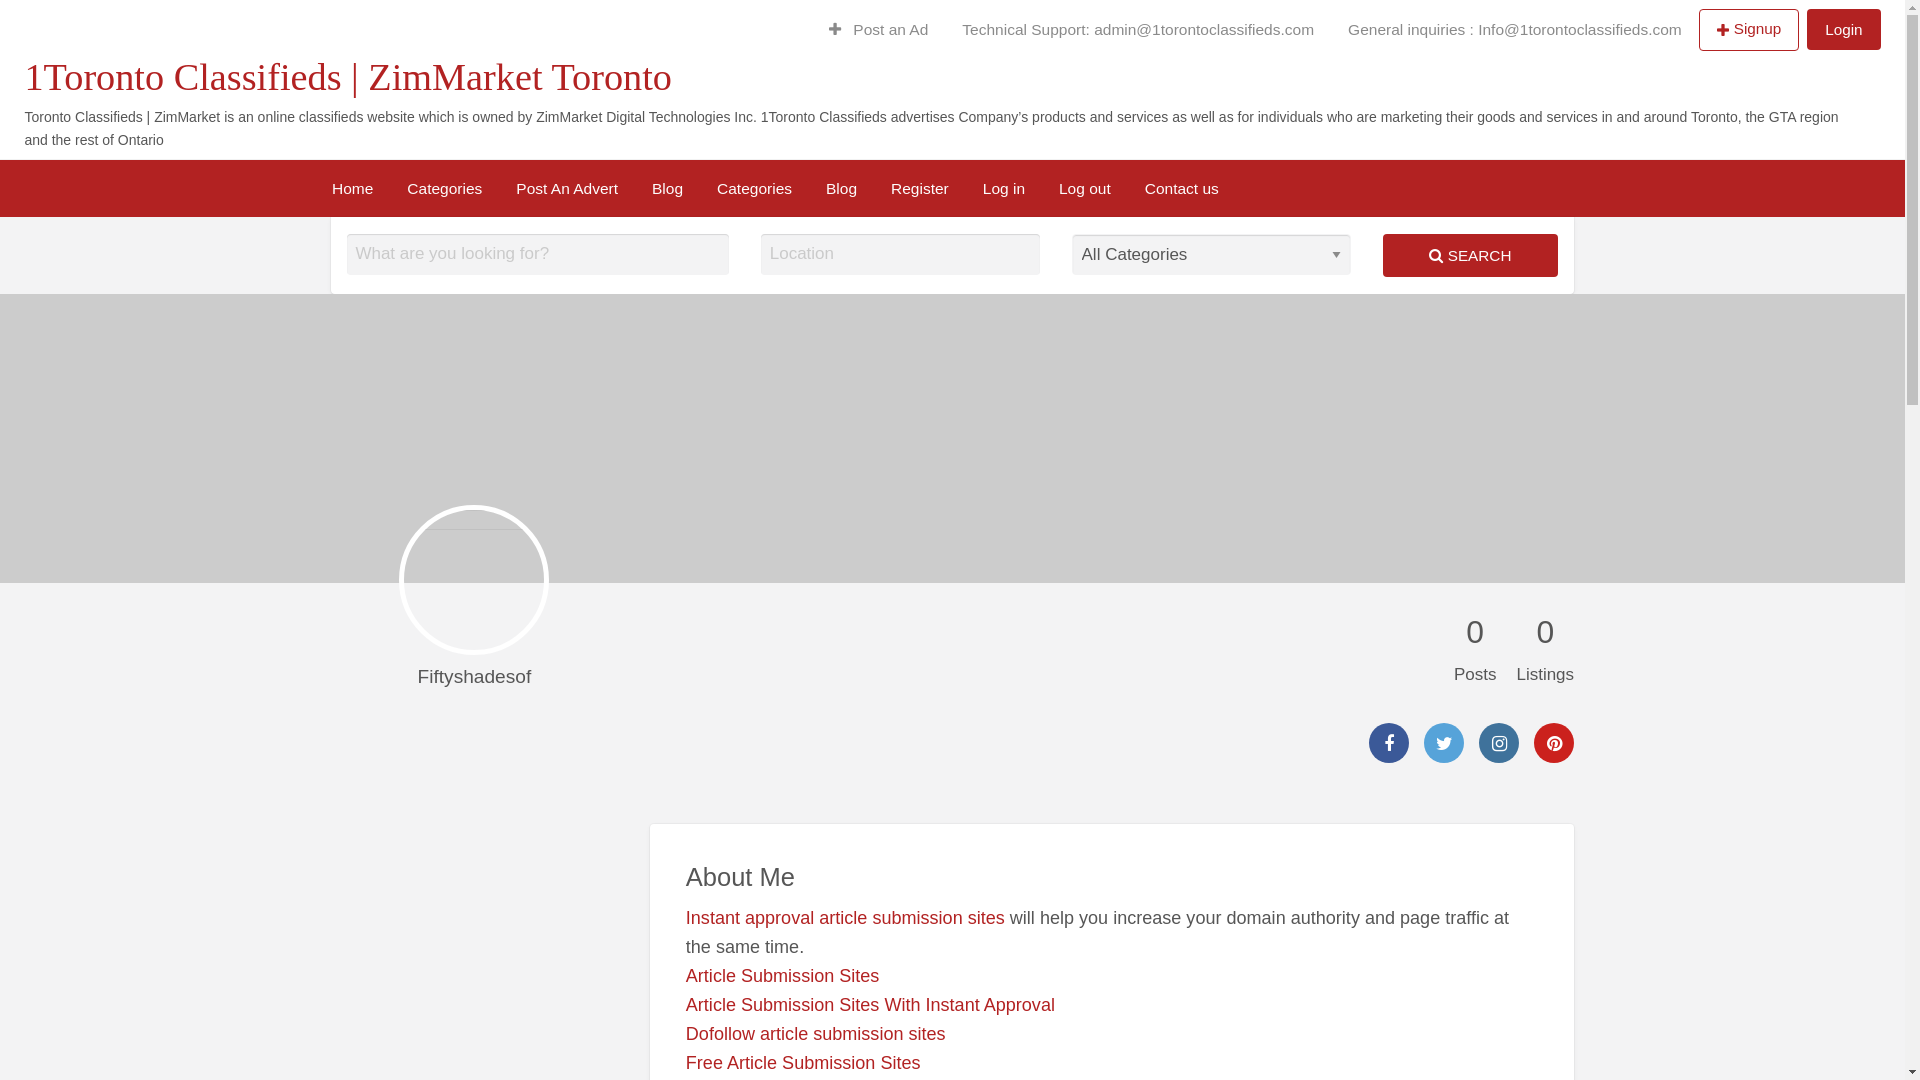 The image size is (1920, 1080). Describe the element at coordinates (389, 188) in the screenshot. I see `'Categories'` at that location.